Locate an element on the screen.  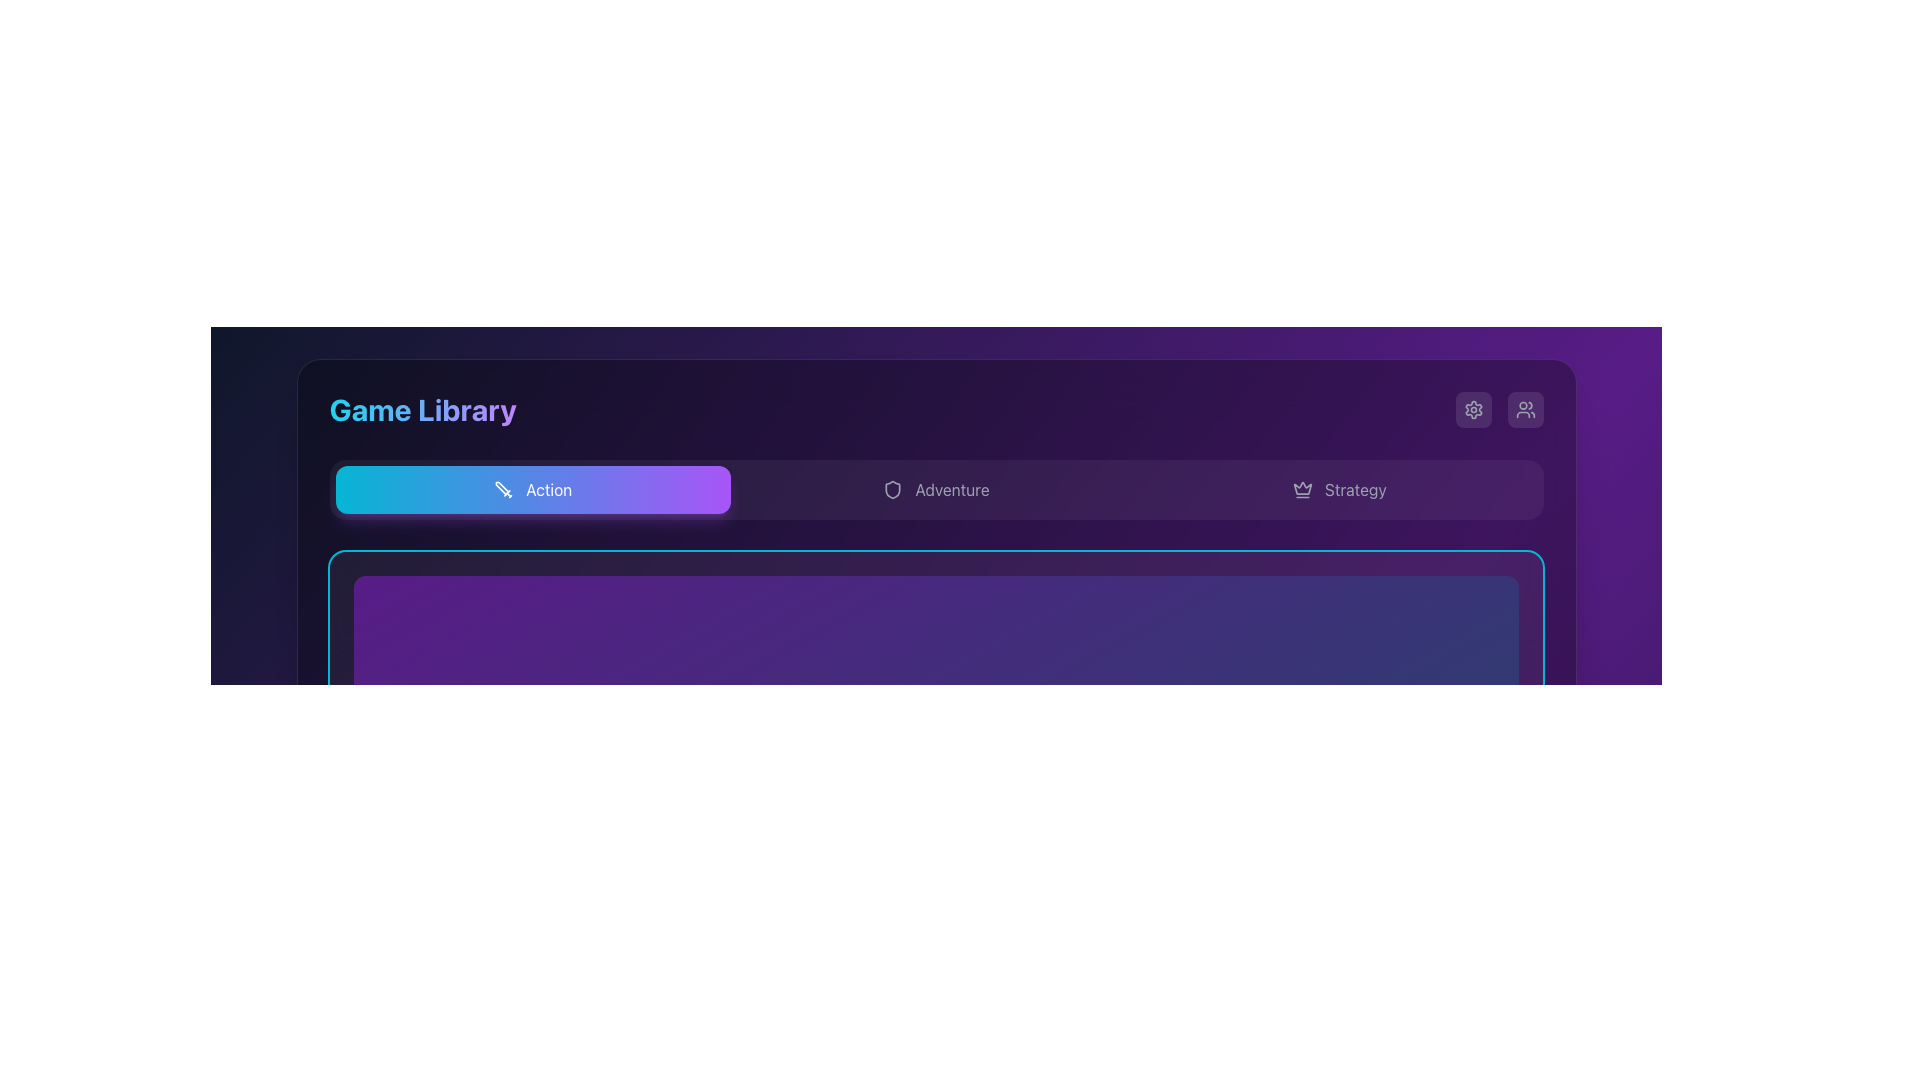
the shield-like icon located in the navigation bar, positioned to the right of the 'Adventure' text, indicating protection or settings features is located at coordinates (892, 489).